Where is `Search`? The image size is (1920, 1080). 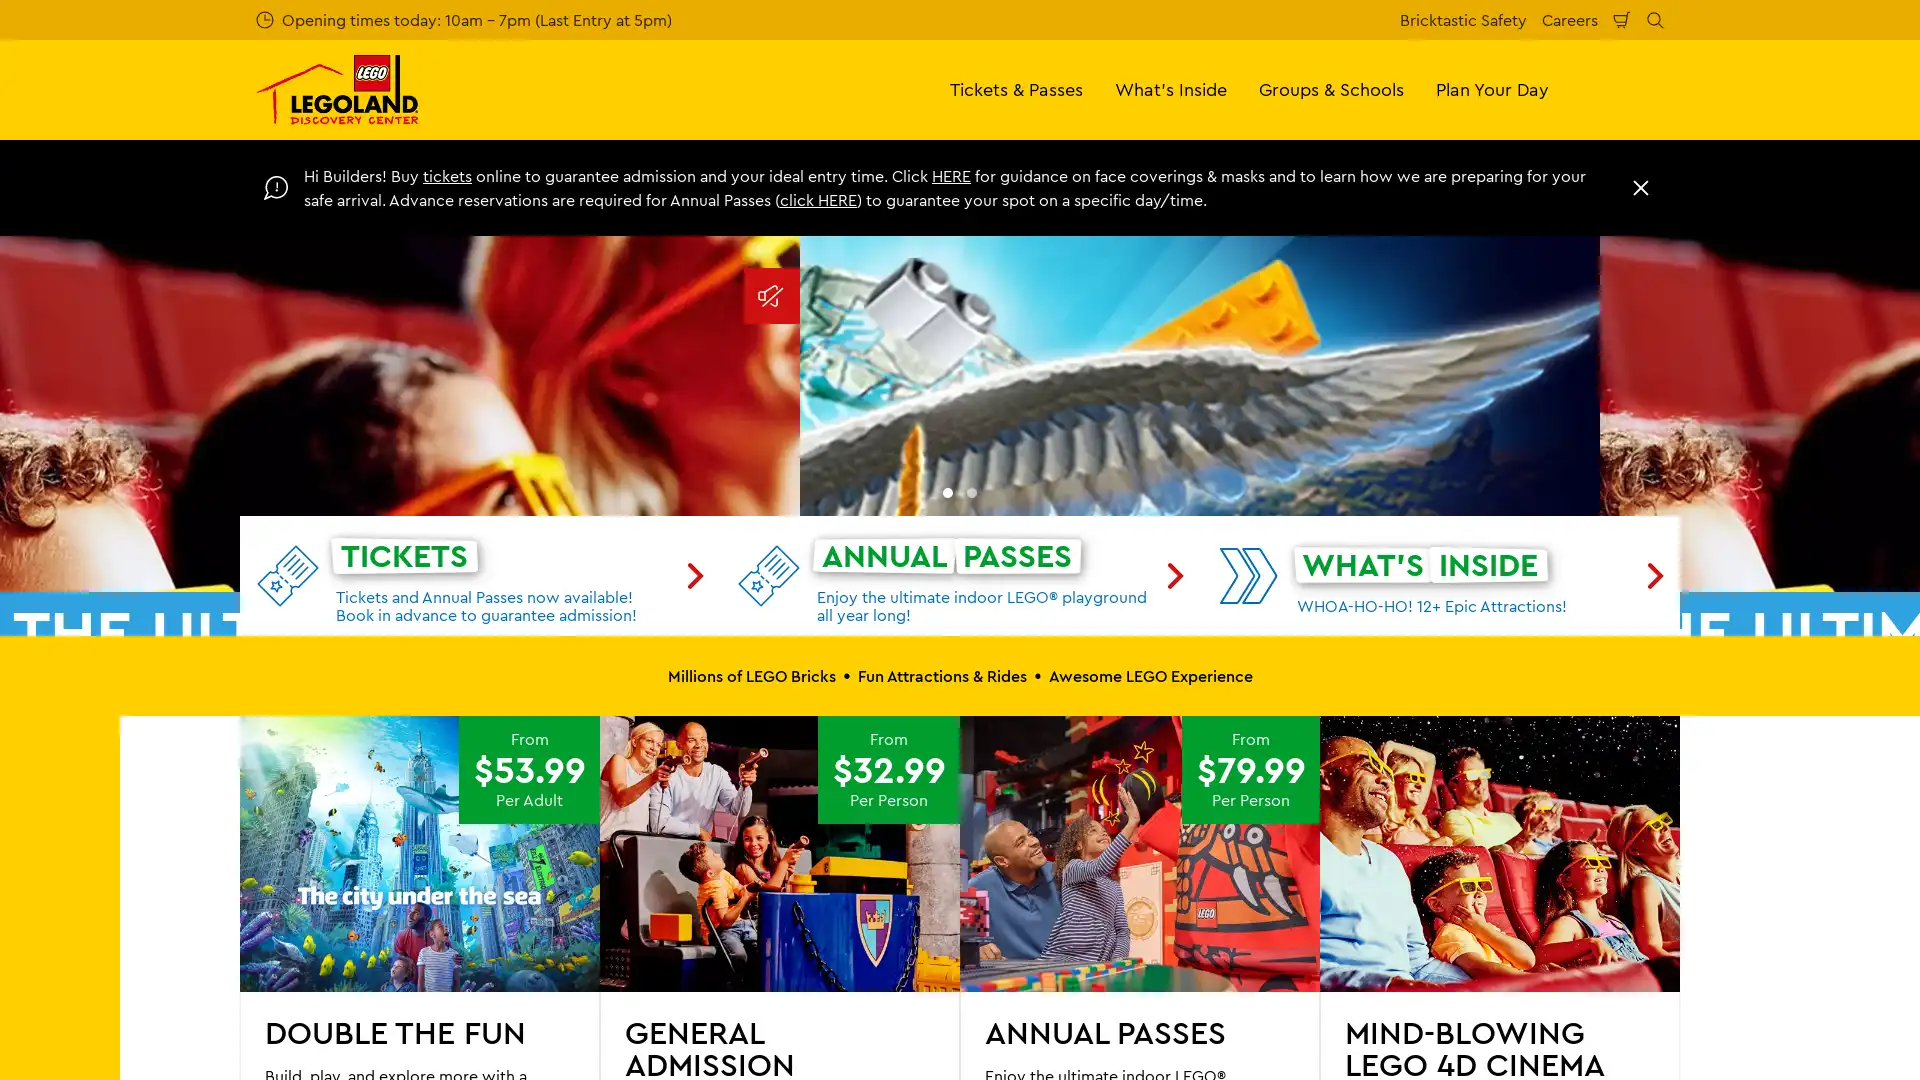 Search is located at coordinates (1655, 19).